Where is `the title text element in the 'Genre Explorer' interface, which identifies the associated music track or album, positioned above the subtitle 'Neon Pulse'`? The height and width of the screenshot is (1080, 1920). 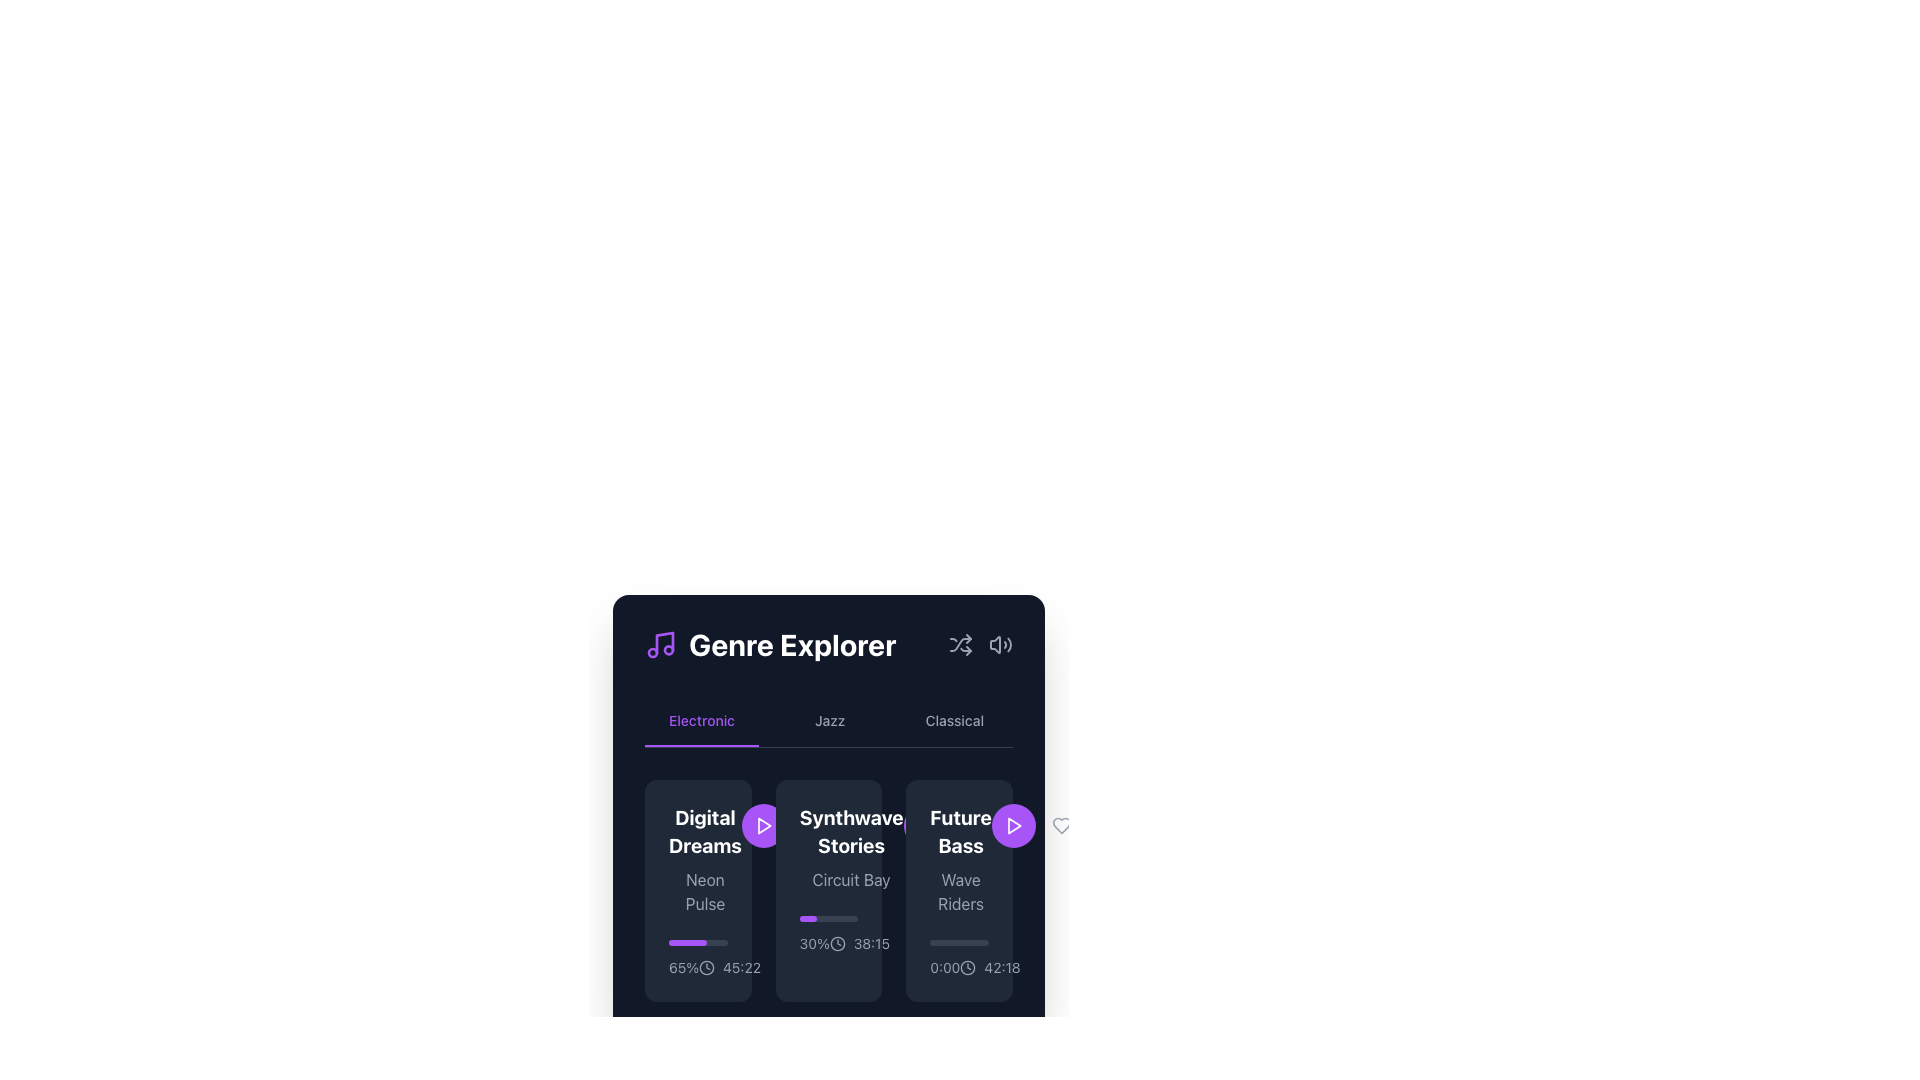 the title text element in the 'Genre Explorer' interface, which identifies the associated music track or album, positioned above the subtitle 'Neon Pulse' is located at coordinates (705, 832).